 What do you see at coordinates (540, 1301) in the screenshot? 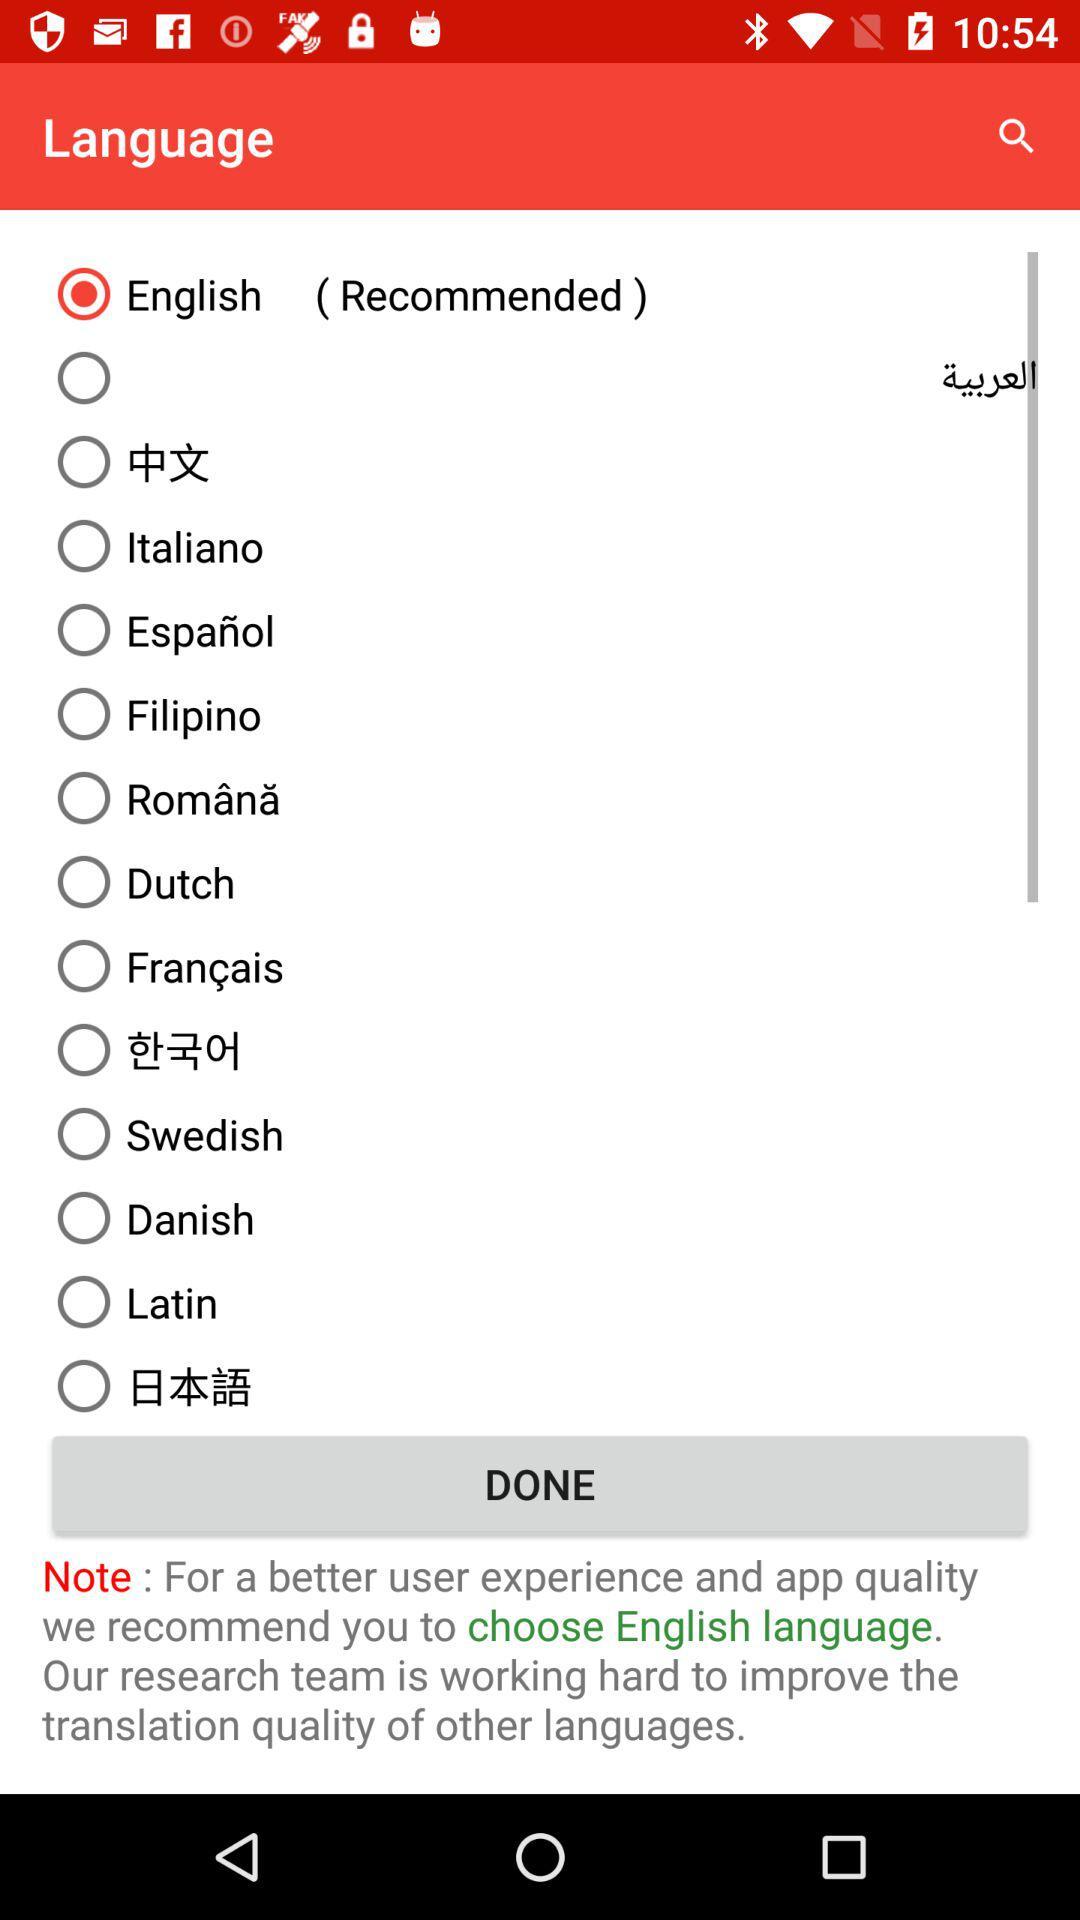
I see `the latin icon` at bounding box center [540, 1301].